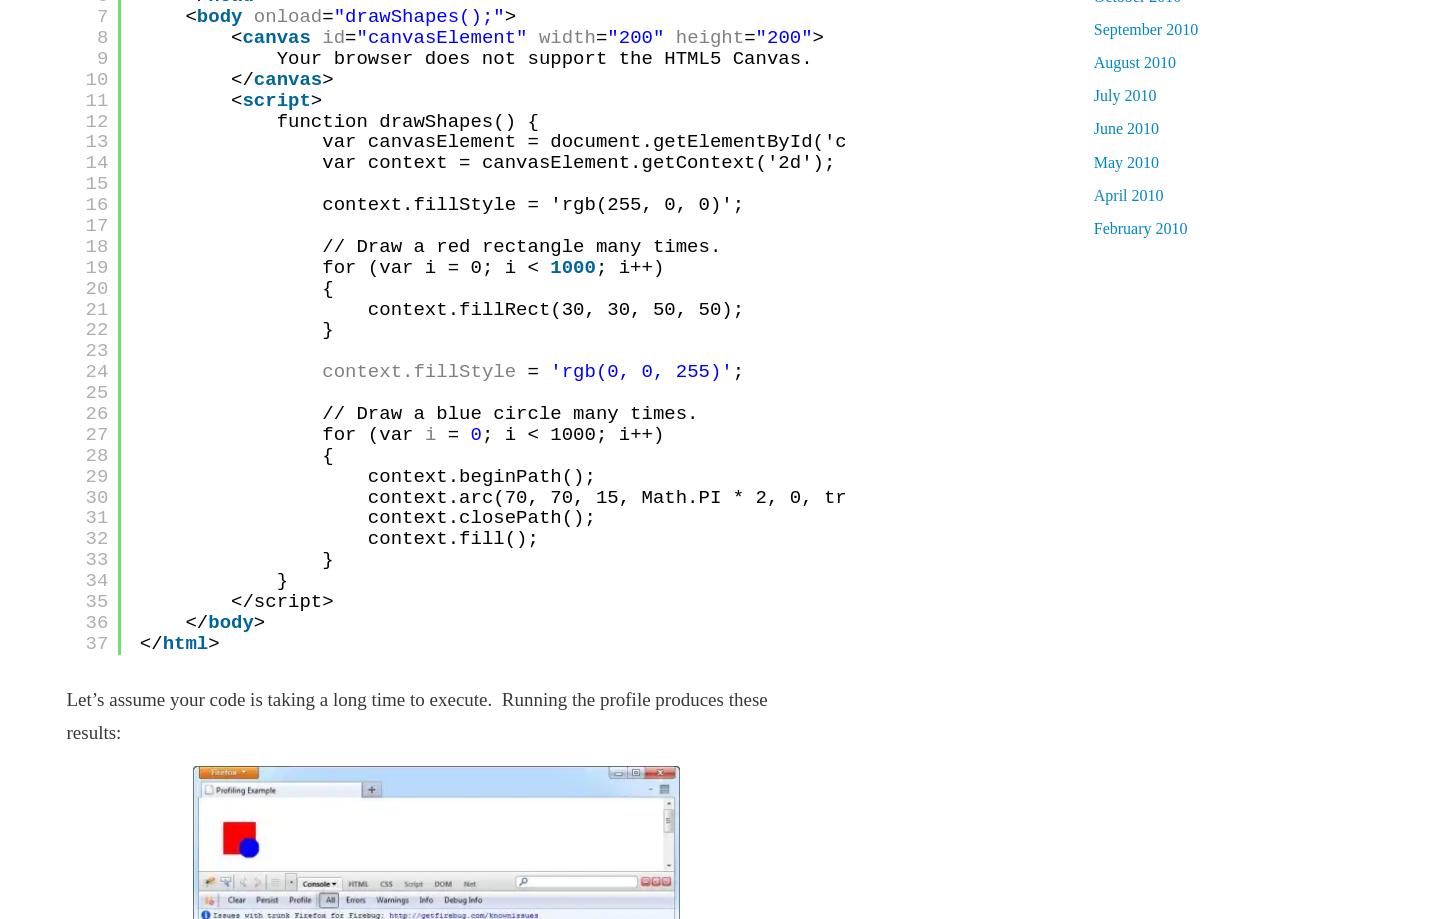  I want to click on '29', so click(96, 475).